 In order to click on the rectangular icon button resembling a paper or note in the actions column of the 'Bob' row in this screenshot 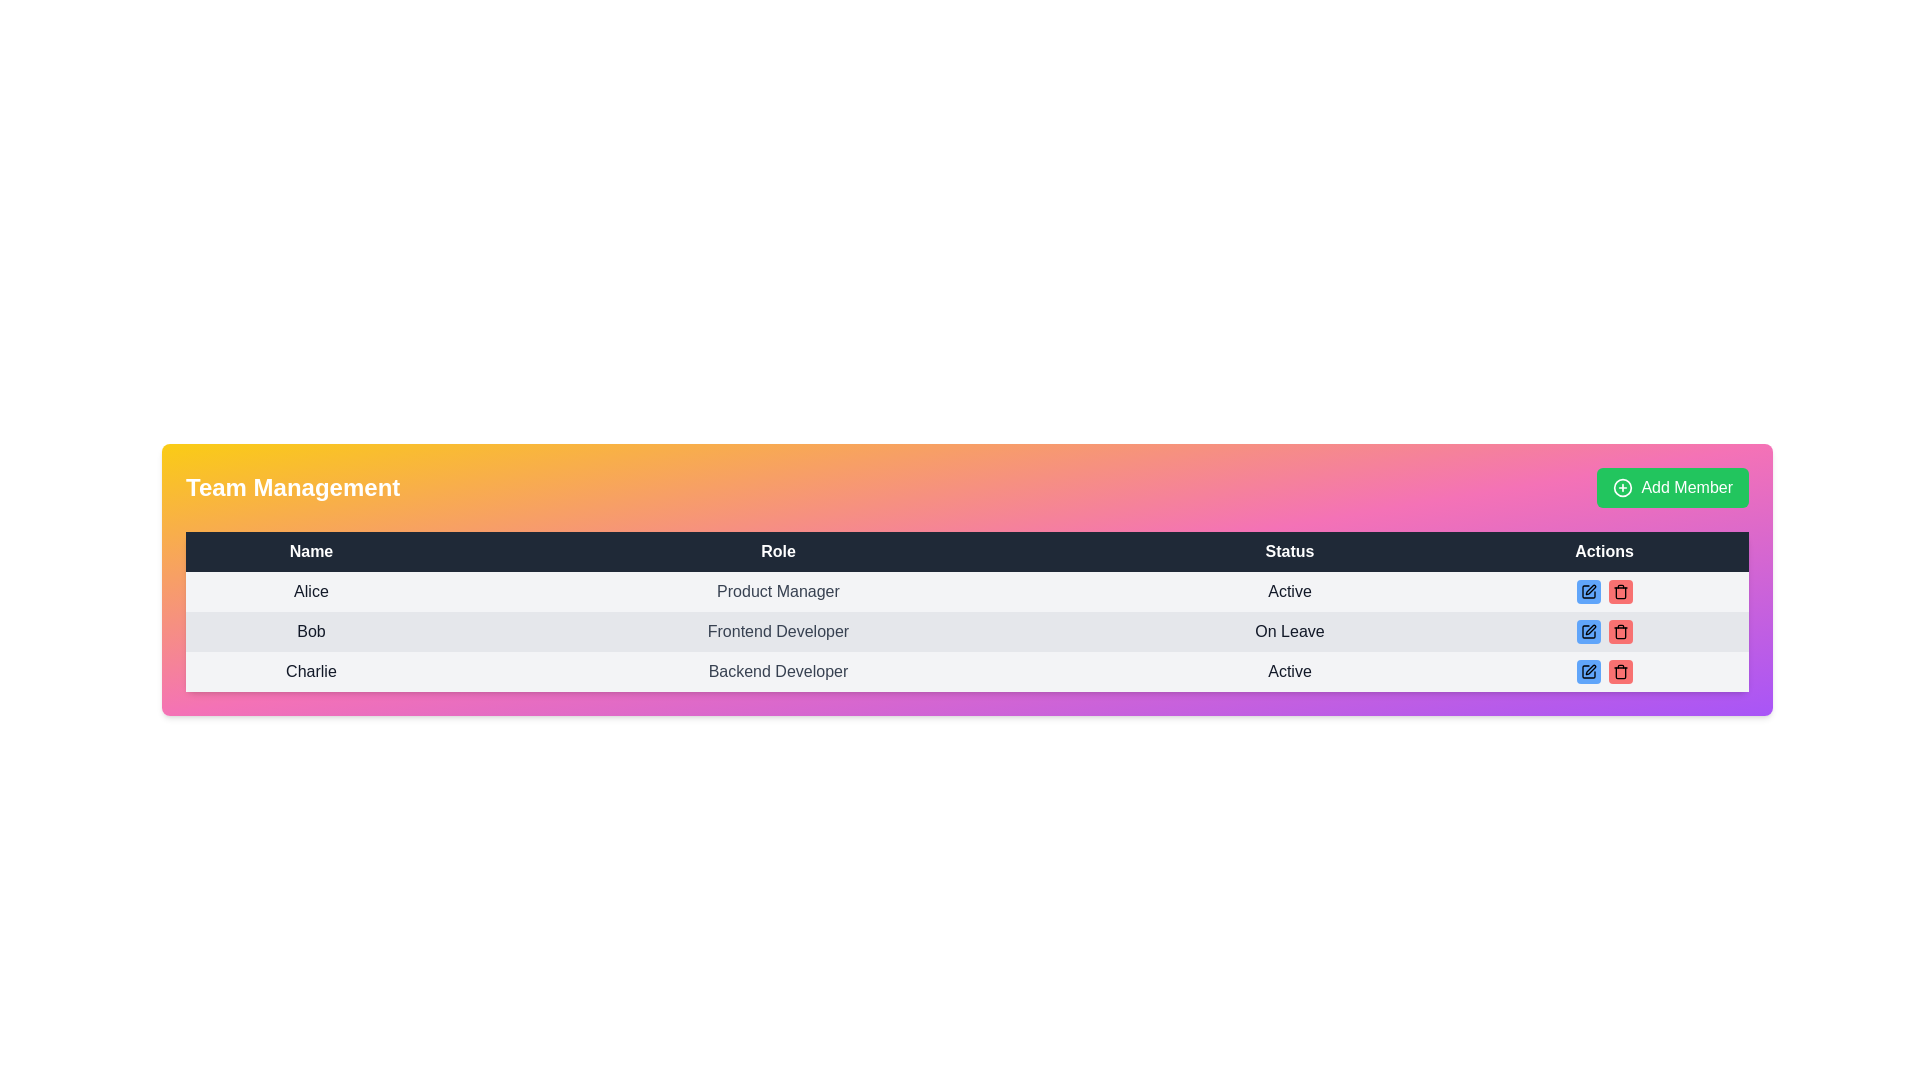, I will do `click(1587, 632)`.